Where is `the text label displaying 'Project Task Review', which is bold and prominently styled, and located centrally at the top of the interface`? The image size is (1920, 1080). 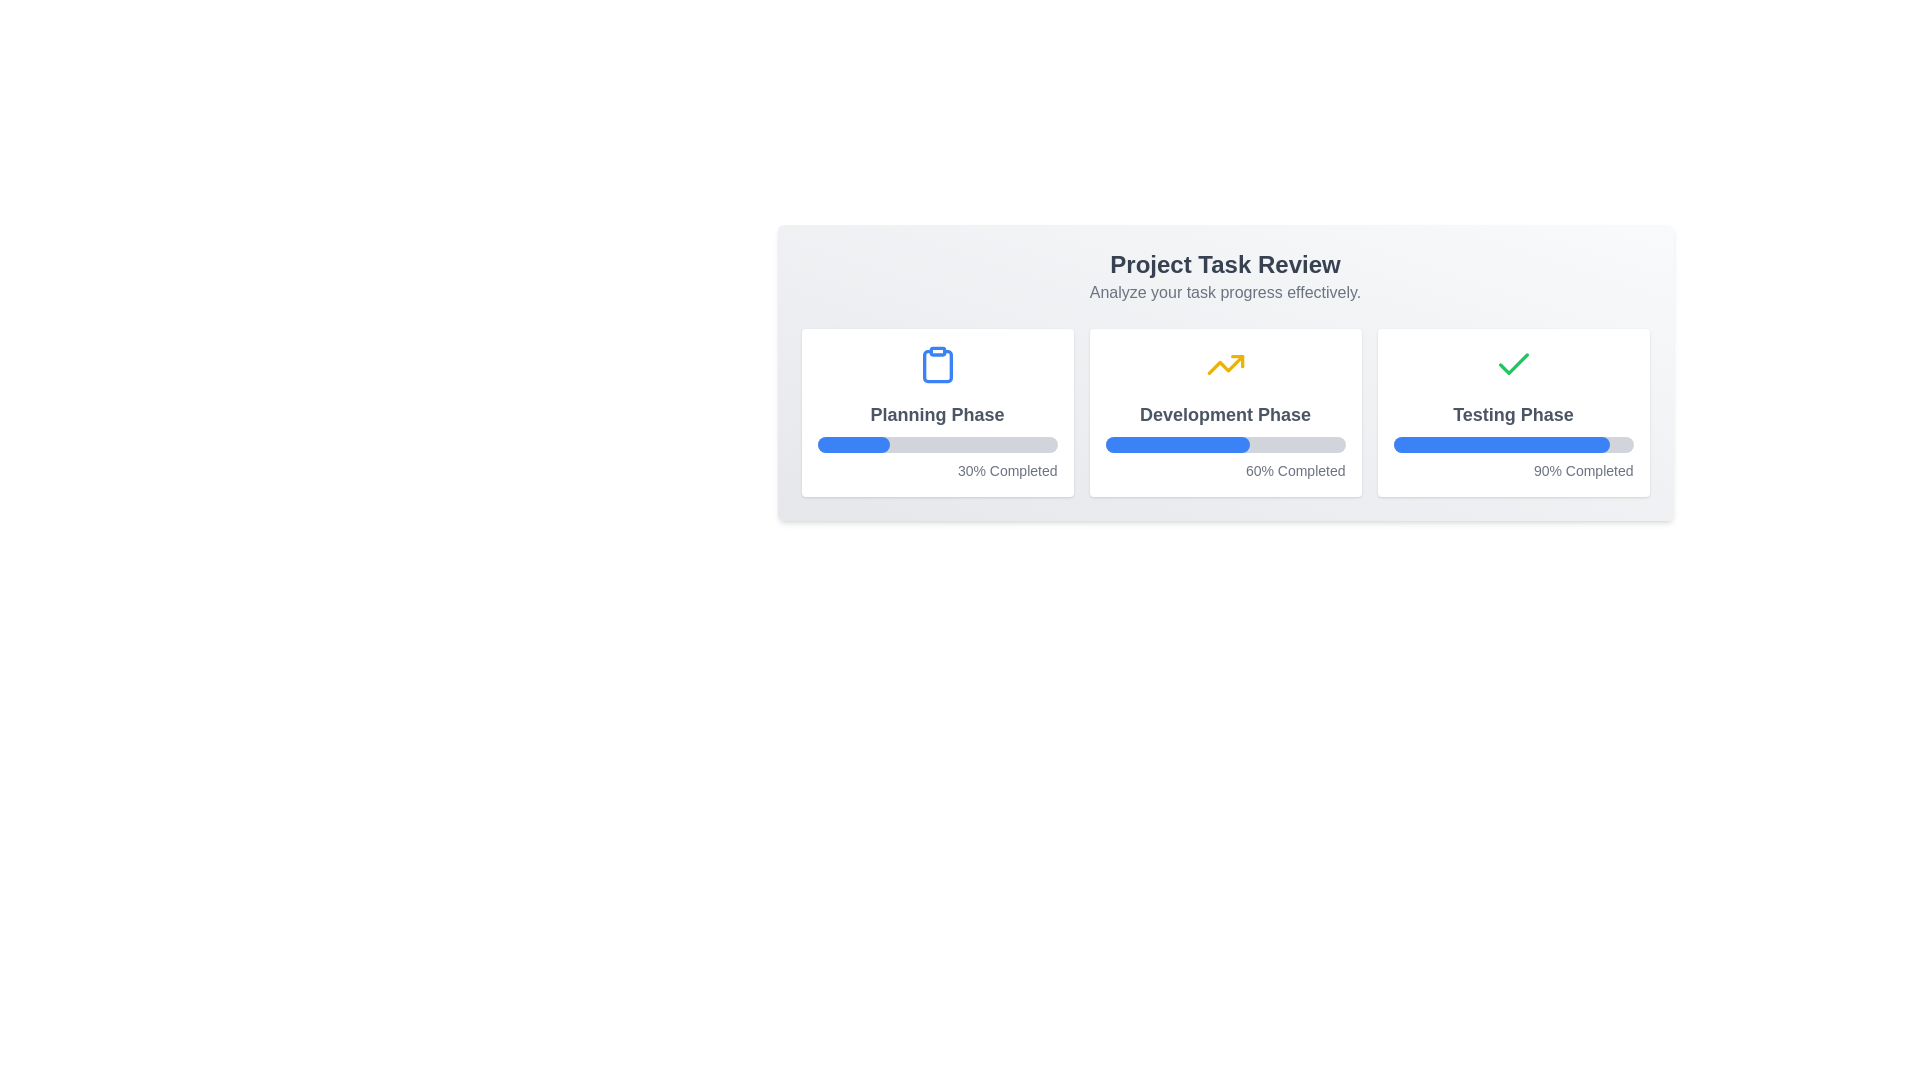 the text label displaying 'Project Task Review', which is bold and prominently styled, and located centrally at the top of the interface is located at coordinates (1224, 264).